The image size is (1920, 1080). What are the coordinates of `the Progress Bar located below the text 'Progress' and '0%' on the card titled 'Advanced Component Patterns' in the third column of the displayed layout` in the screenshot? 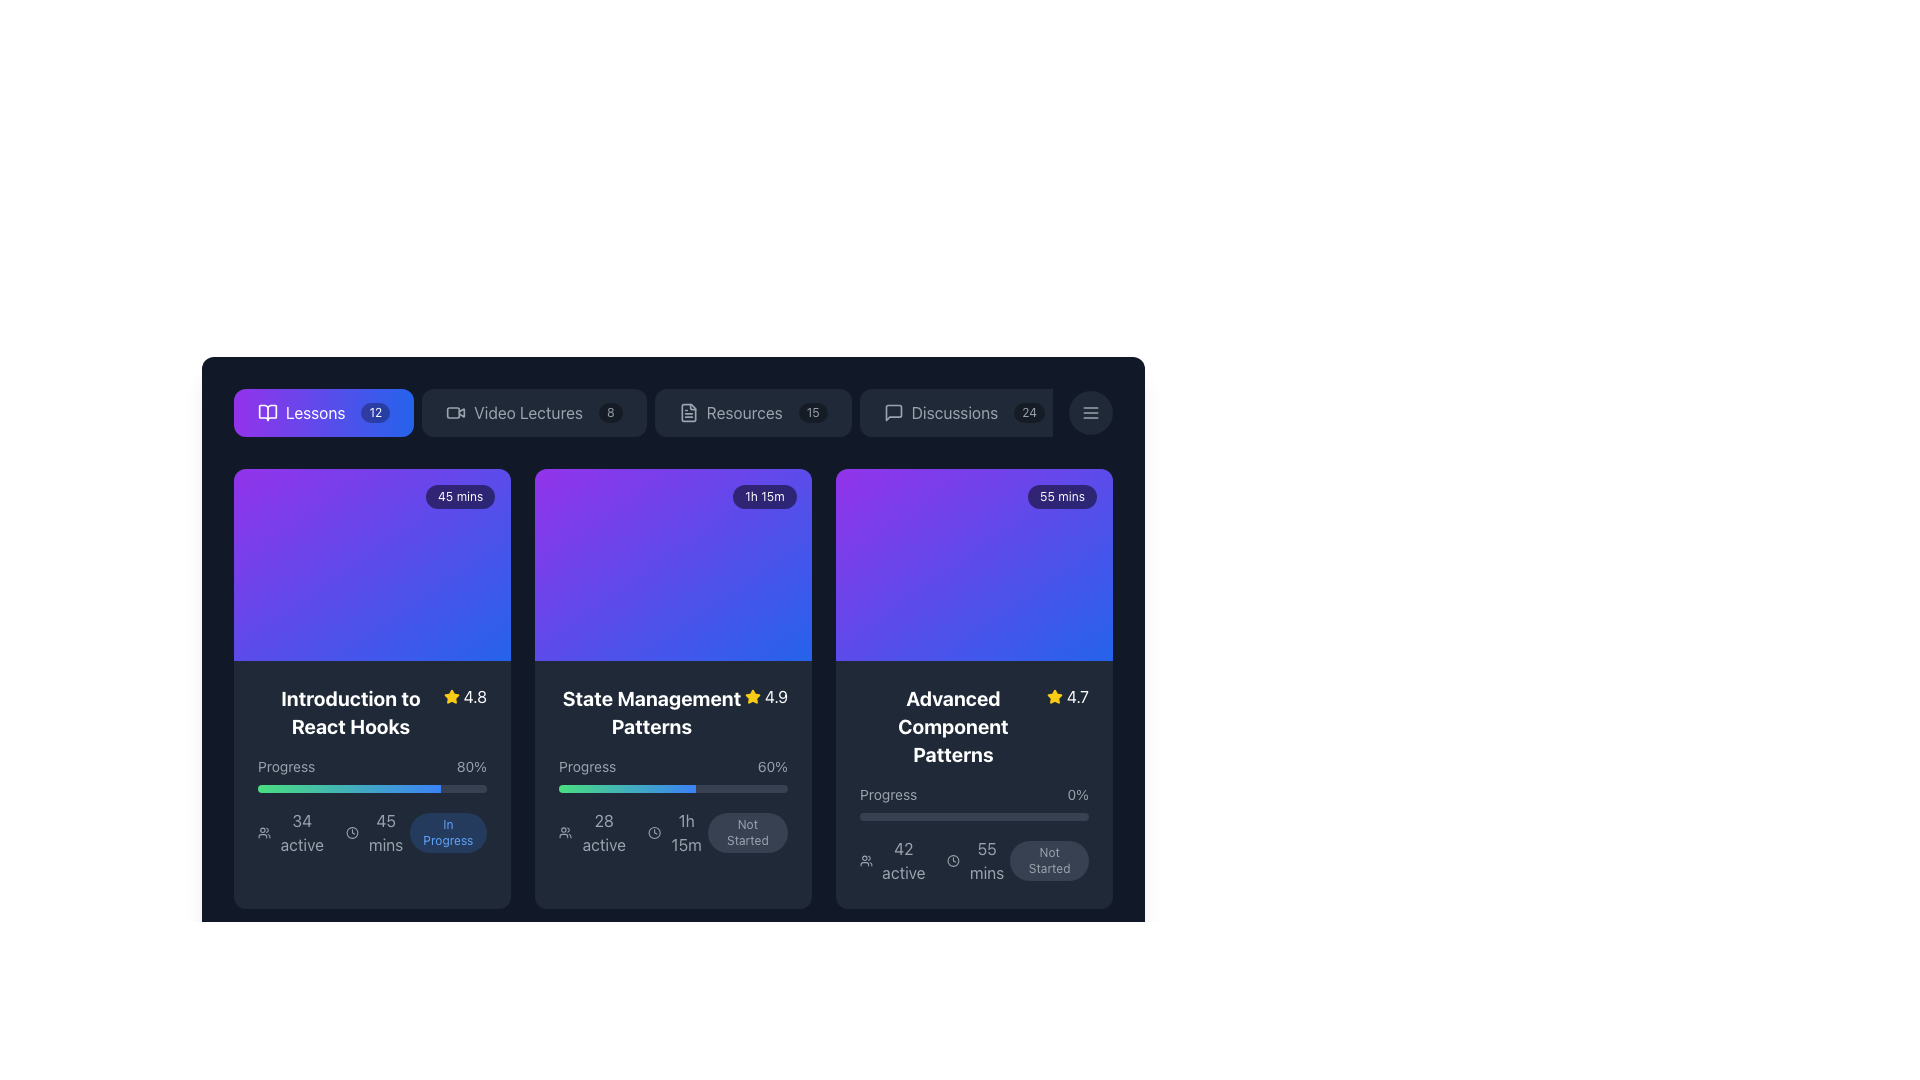 It's located at (974, 817).